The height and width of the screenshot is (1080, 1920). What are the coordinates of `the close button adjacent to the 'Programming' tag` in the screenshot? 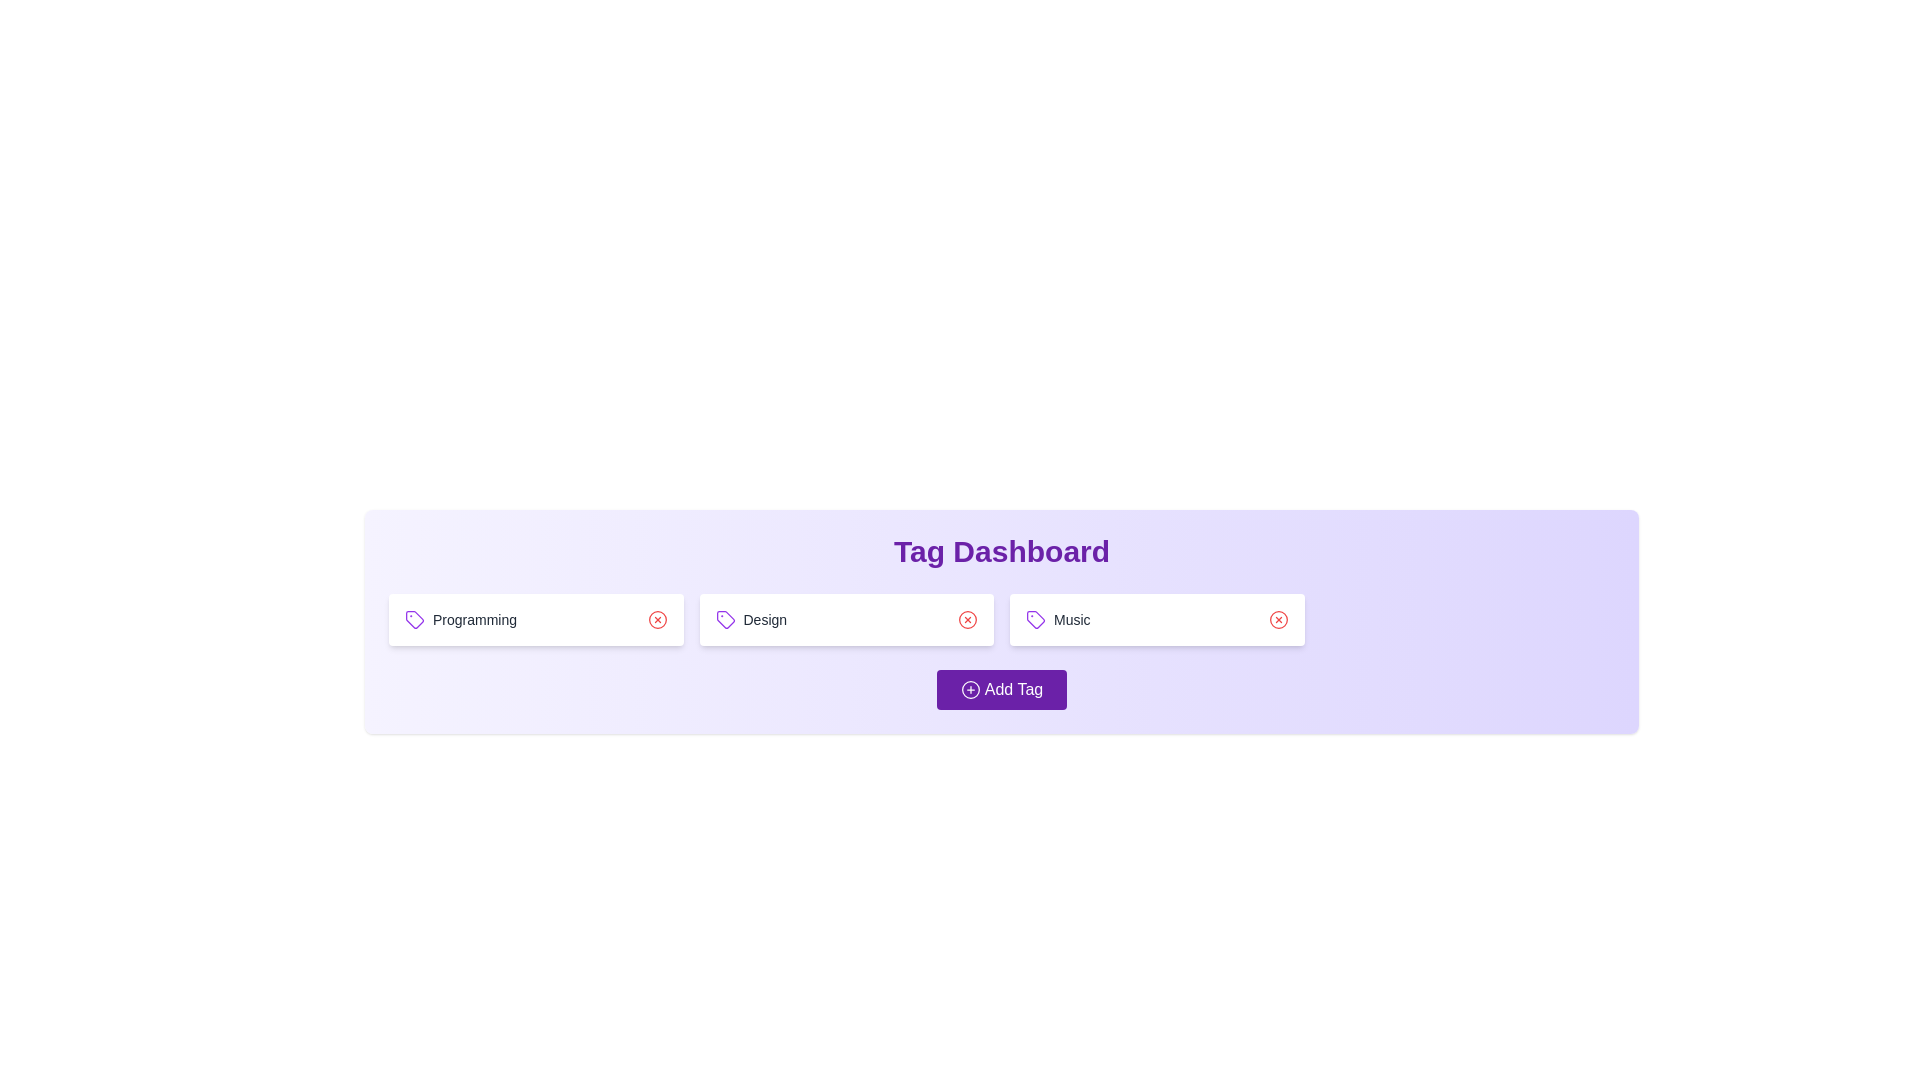 It's located at (657, 619).